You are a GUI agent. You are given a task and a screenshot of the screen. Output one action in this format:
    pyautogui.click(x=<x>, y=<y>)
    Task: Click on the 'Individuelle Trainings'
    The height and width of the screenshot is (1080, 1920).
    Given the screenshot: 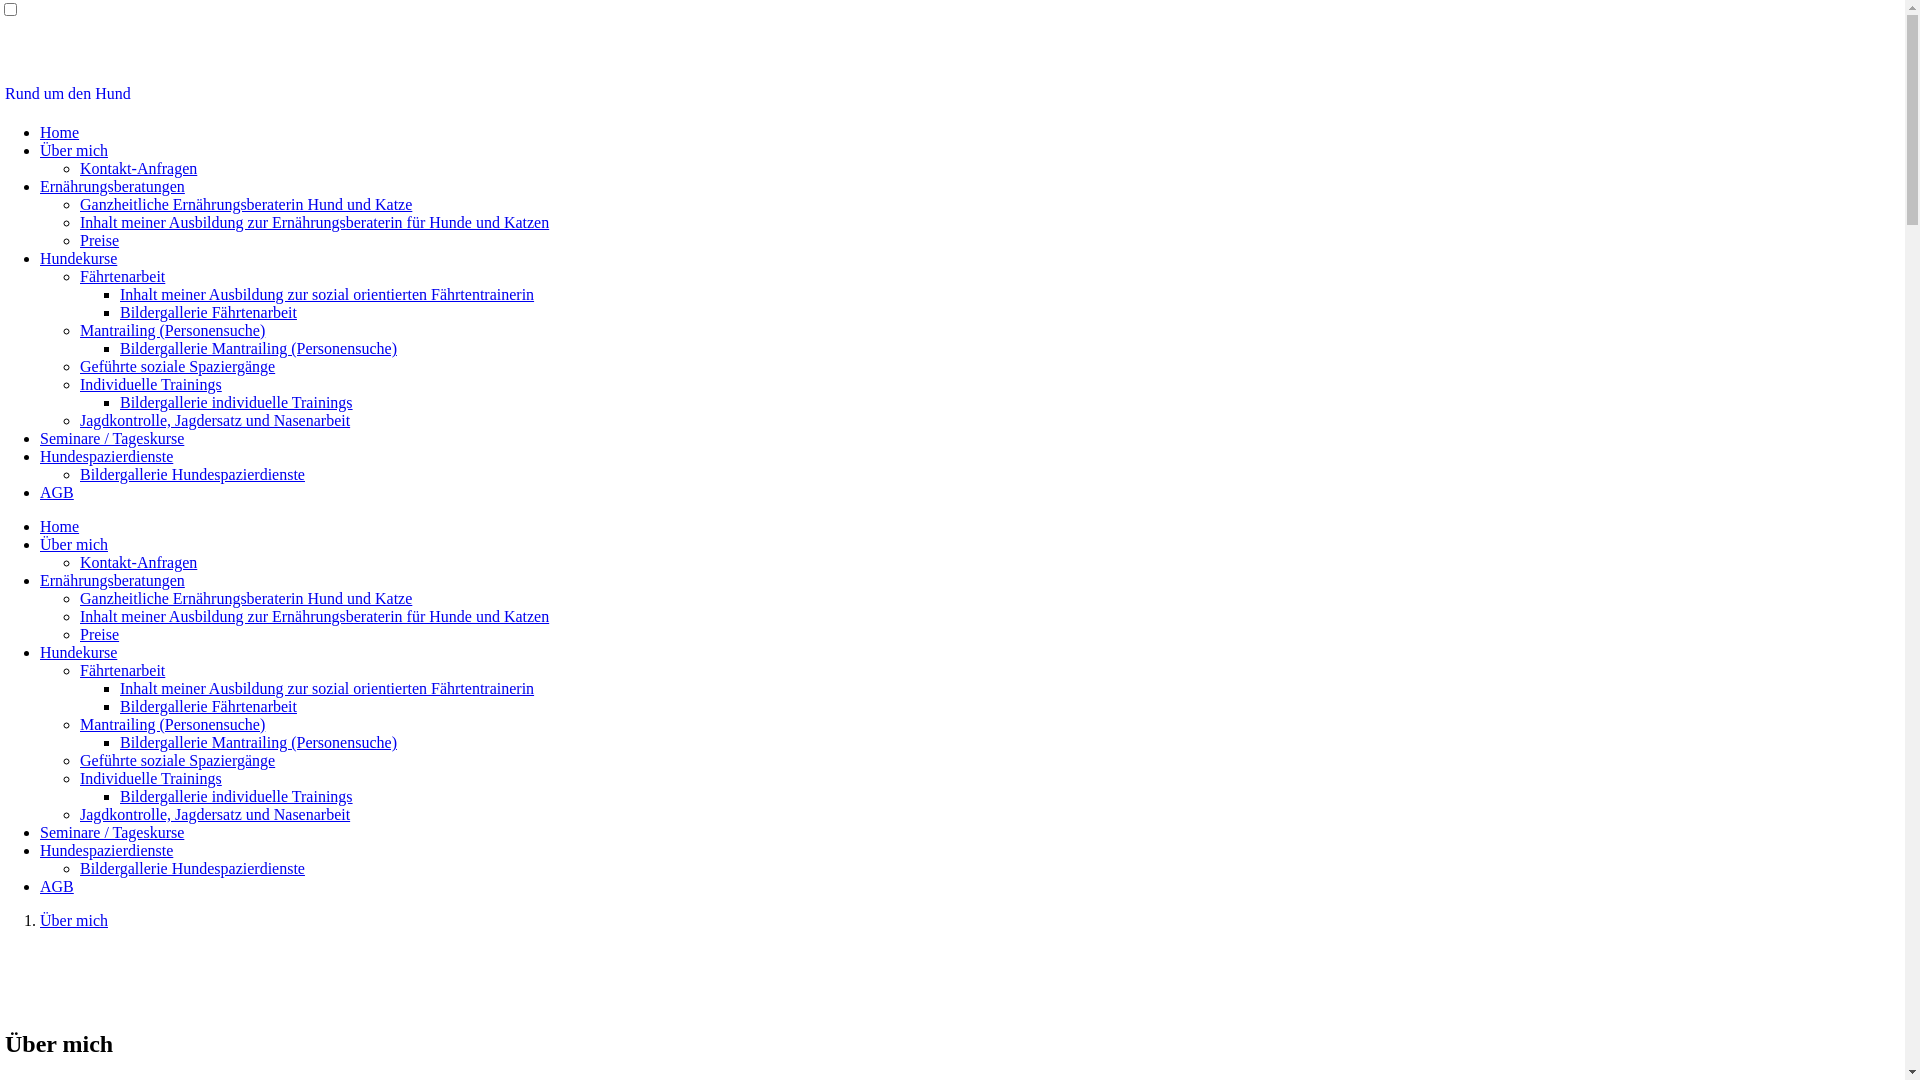 What is the action you would take?
    pyautogui.click(x=149, y=384)
    